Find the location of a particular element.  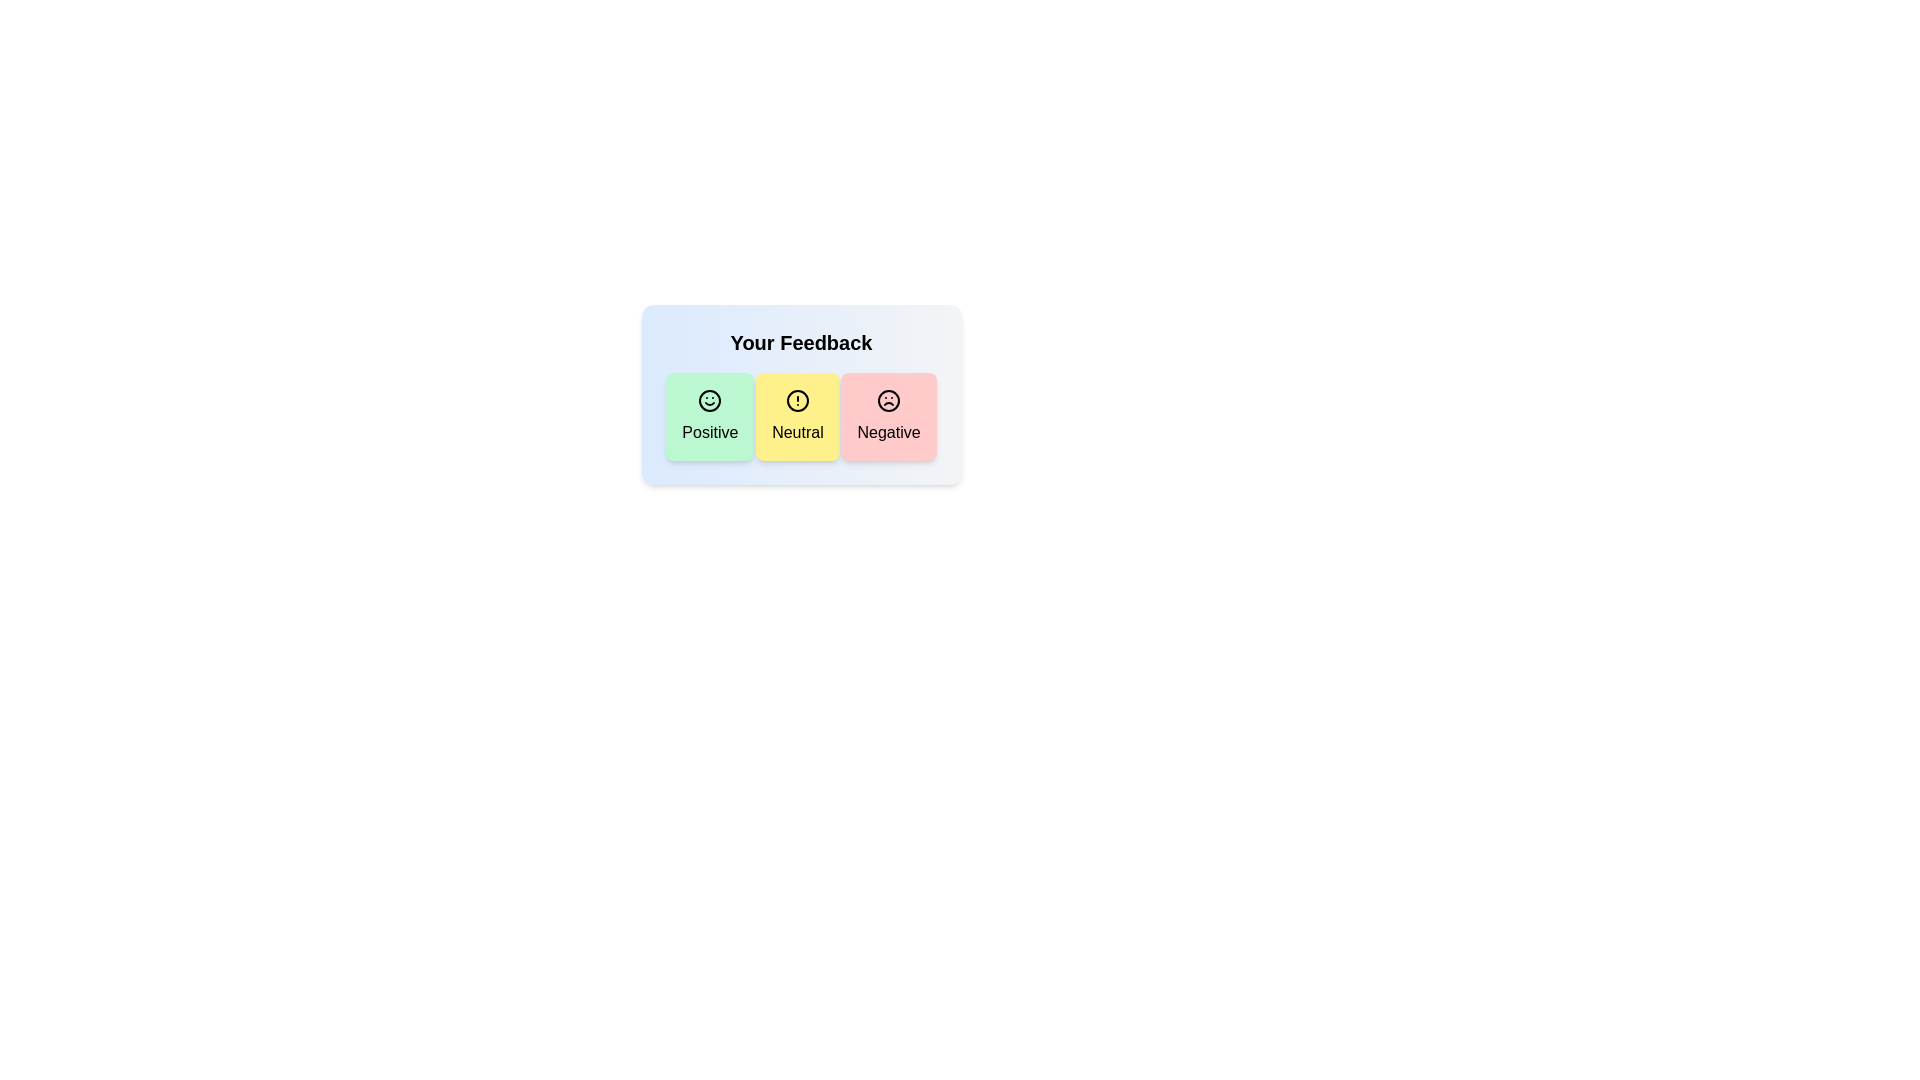

the circular SVG element with a black outline located at the center of the frowning face icon in the 'Negative' feedback button area is located at coordinates (887, 401).